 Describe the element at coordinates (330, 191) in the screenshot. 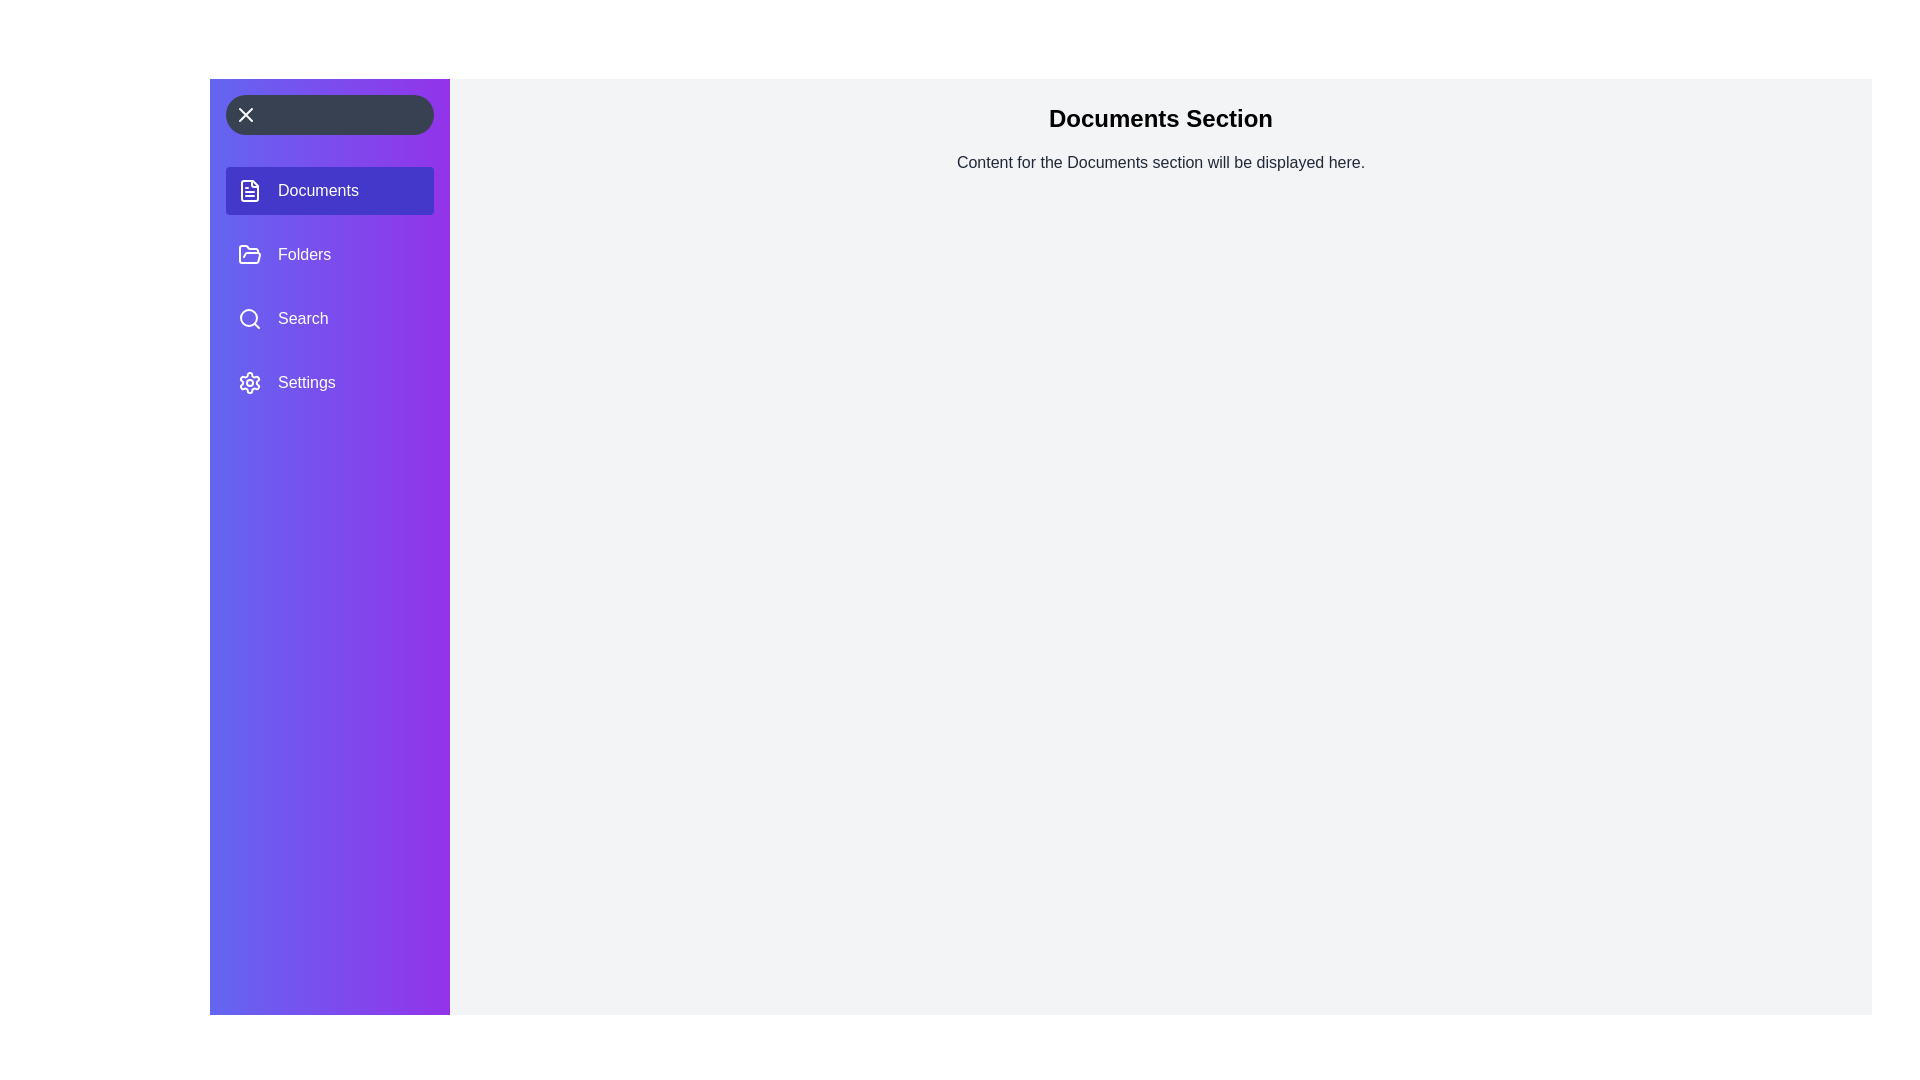

I see `the section labeled Documents to select it` at that location.